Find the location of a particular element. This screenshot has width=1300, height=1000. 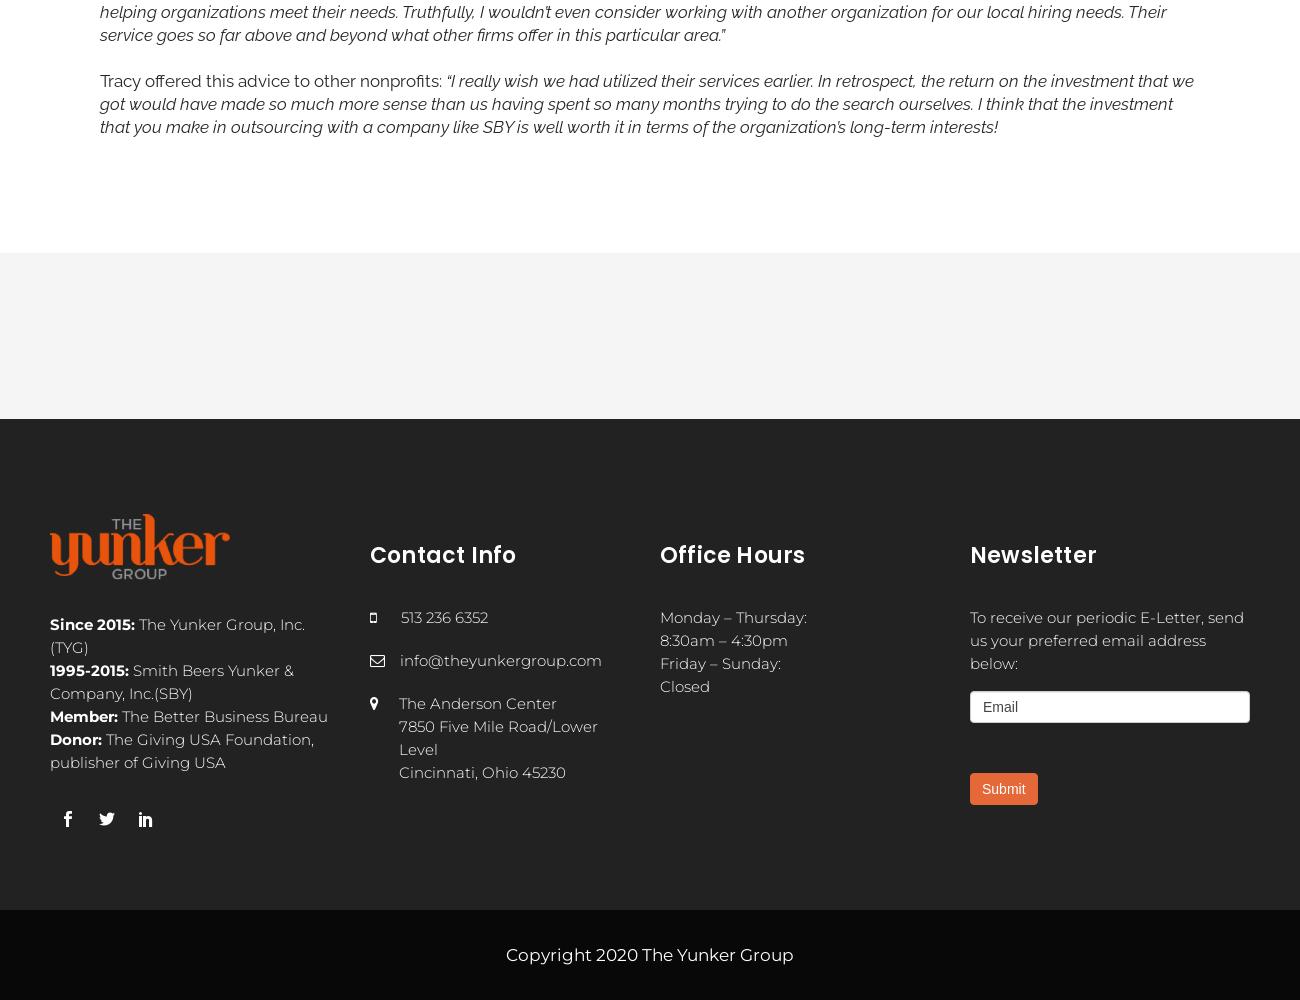

'The Better Business Bureau' is located at coordinates (221, 714).